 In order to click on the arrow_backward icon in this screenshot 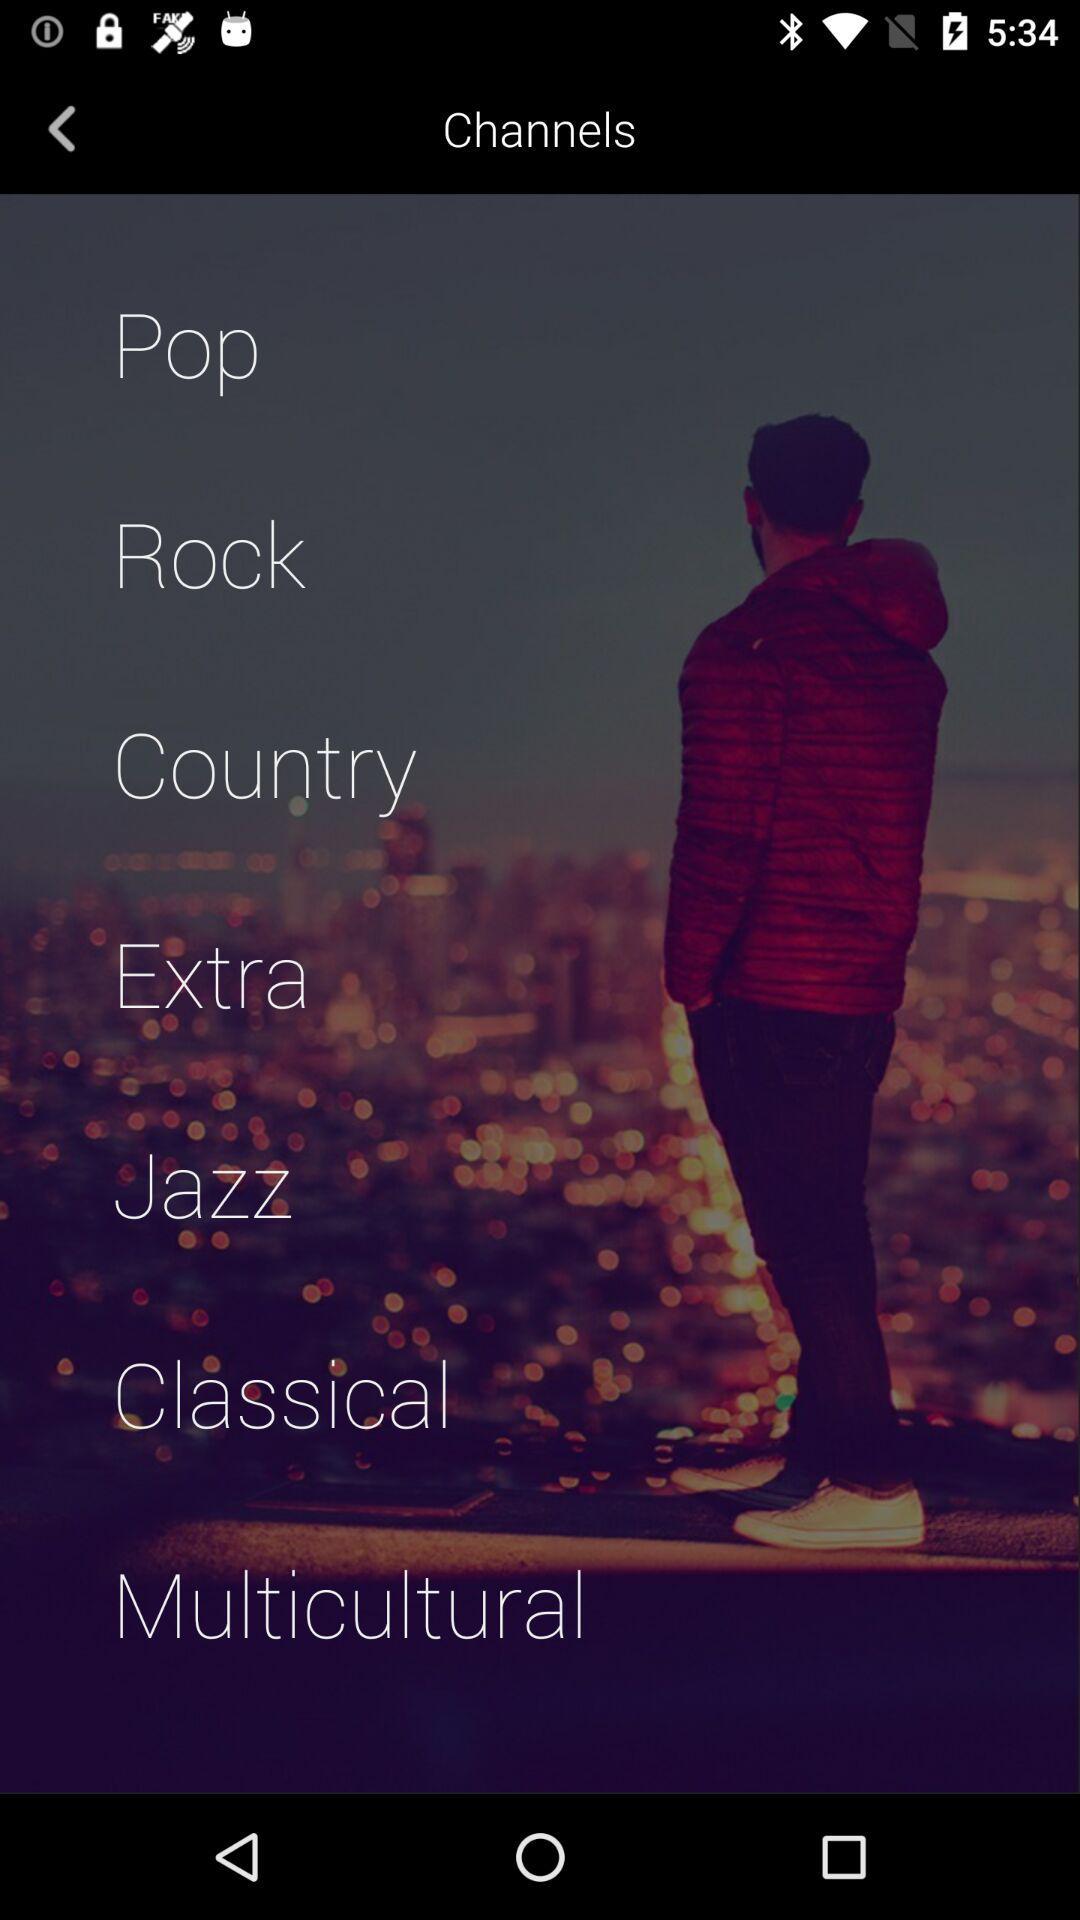, I will do `click(61, 127)`.